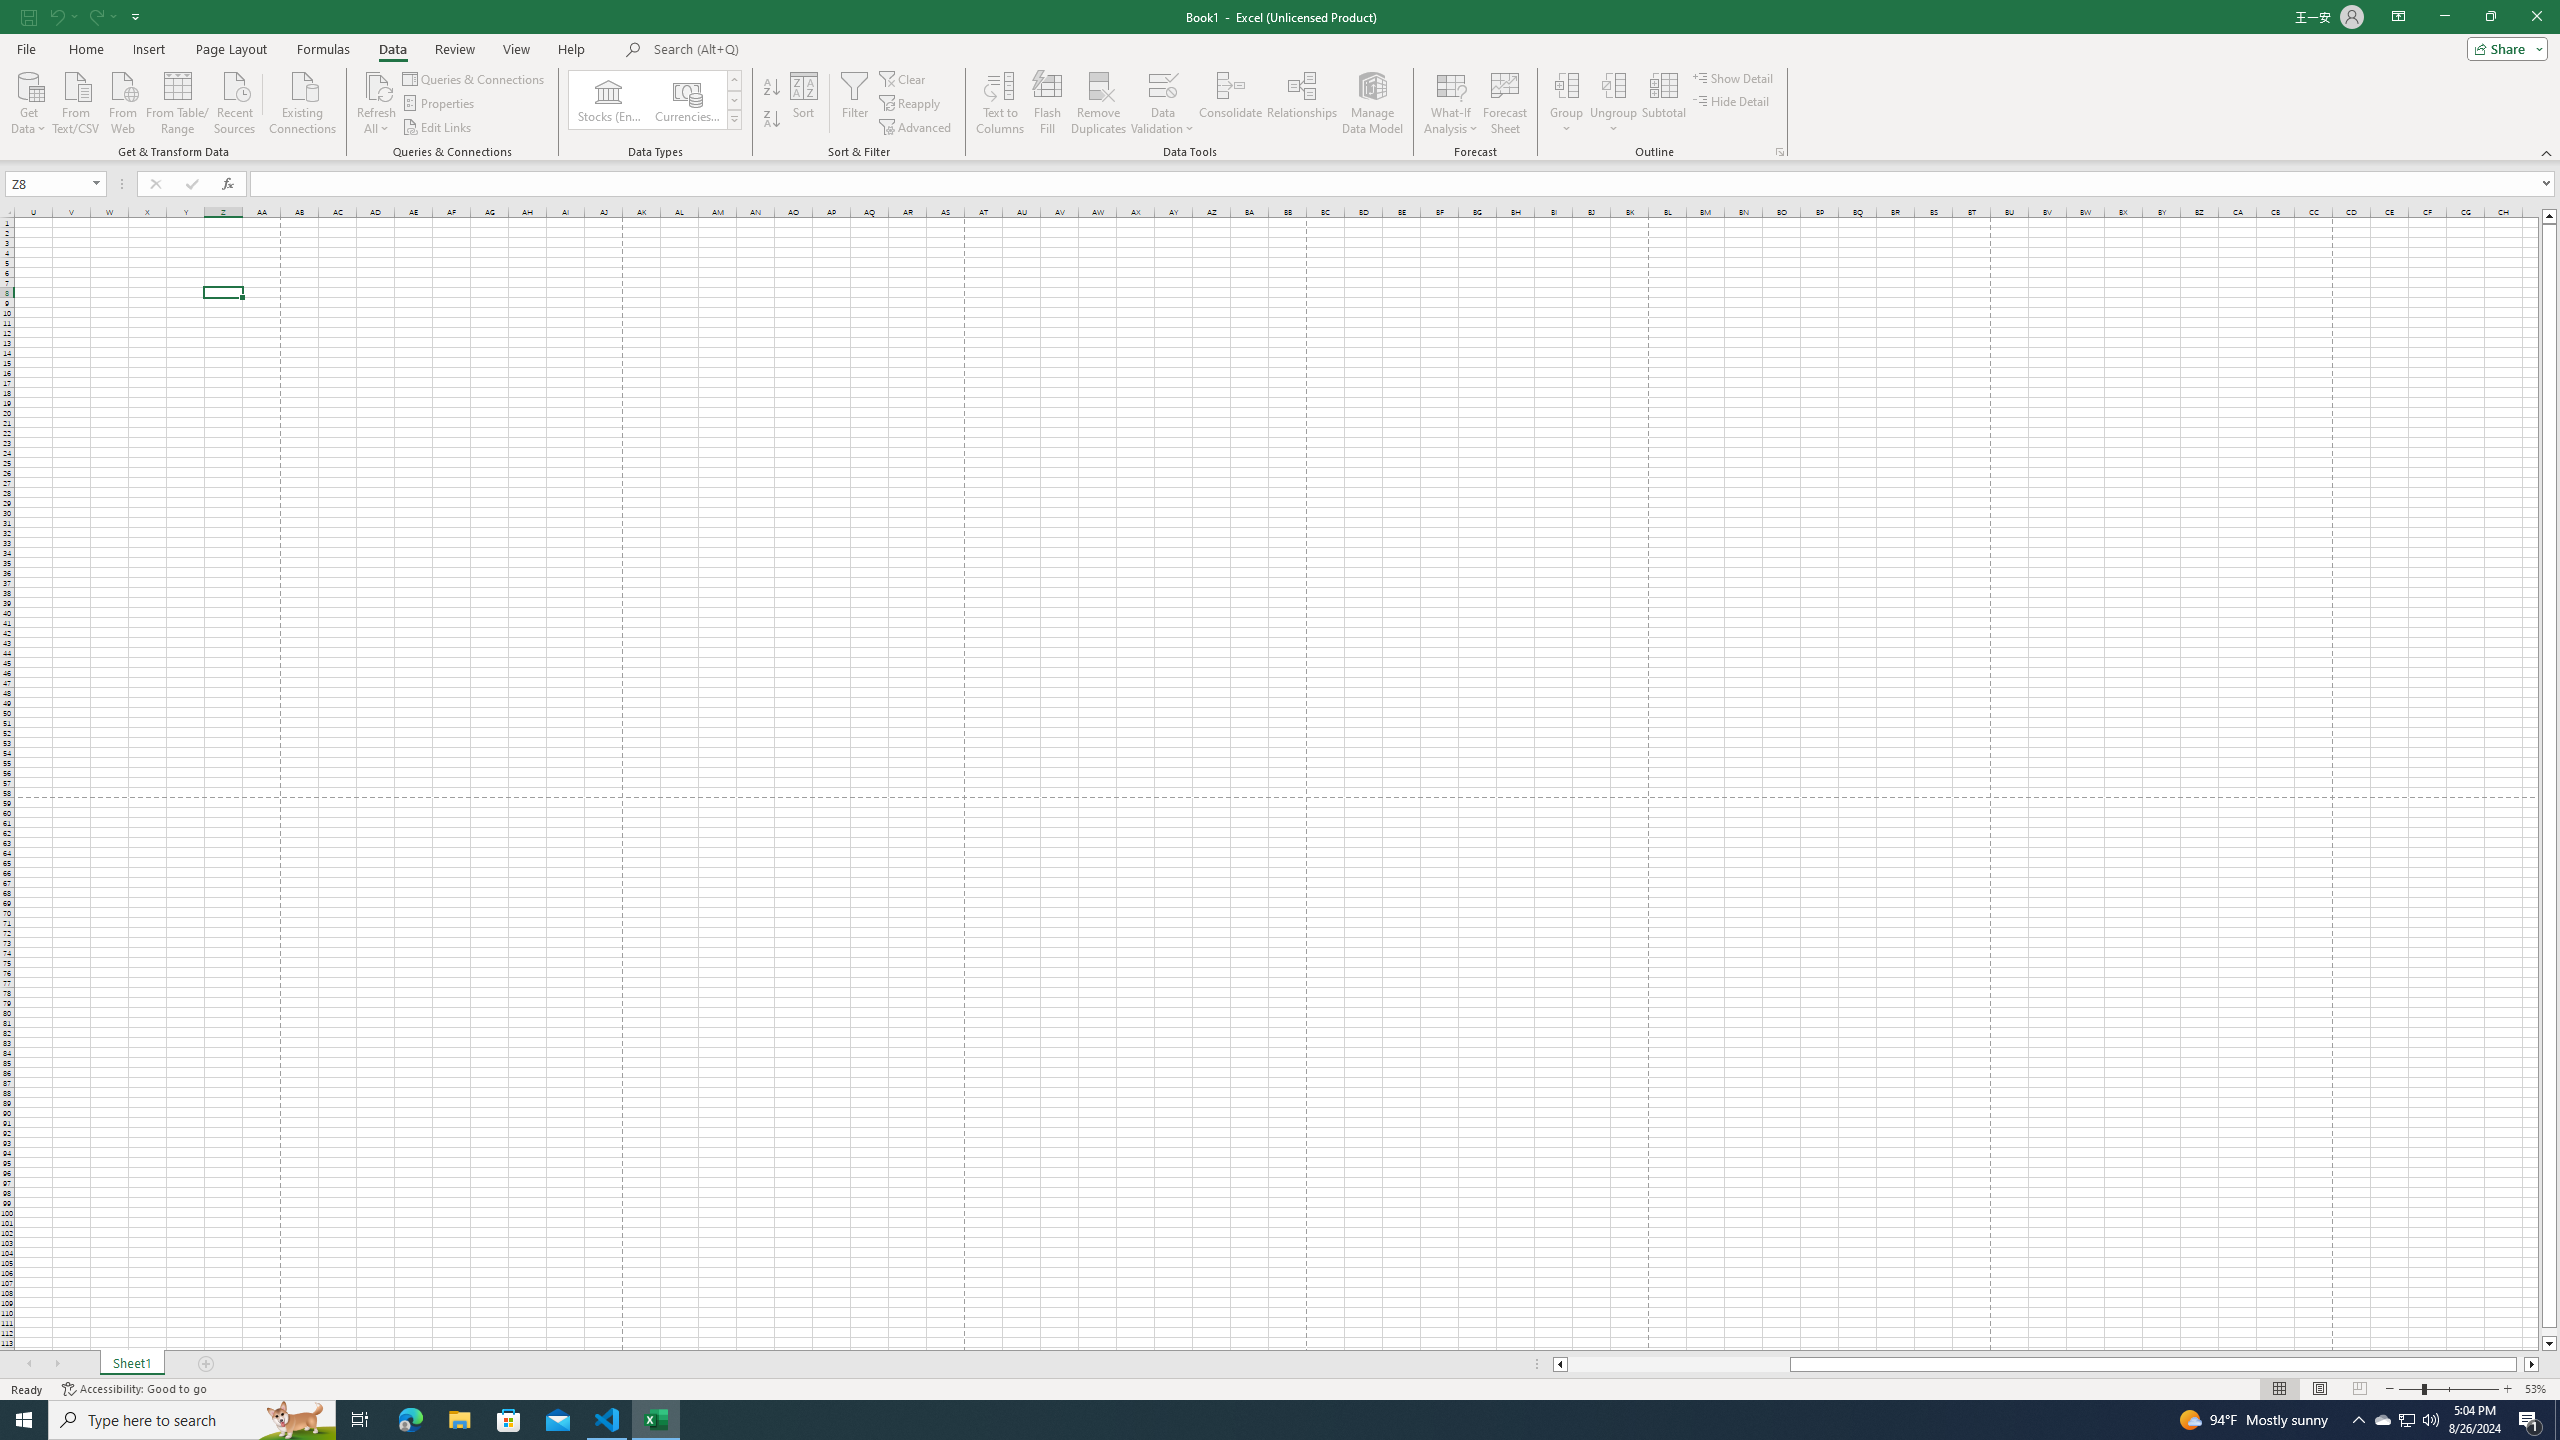  I want to click on 'Relationships', so click(1300, 103).